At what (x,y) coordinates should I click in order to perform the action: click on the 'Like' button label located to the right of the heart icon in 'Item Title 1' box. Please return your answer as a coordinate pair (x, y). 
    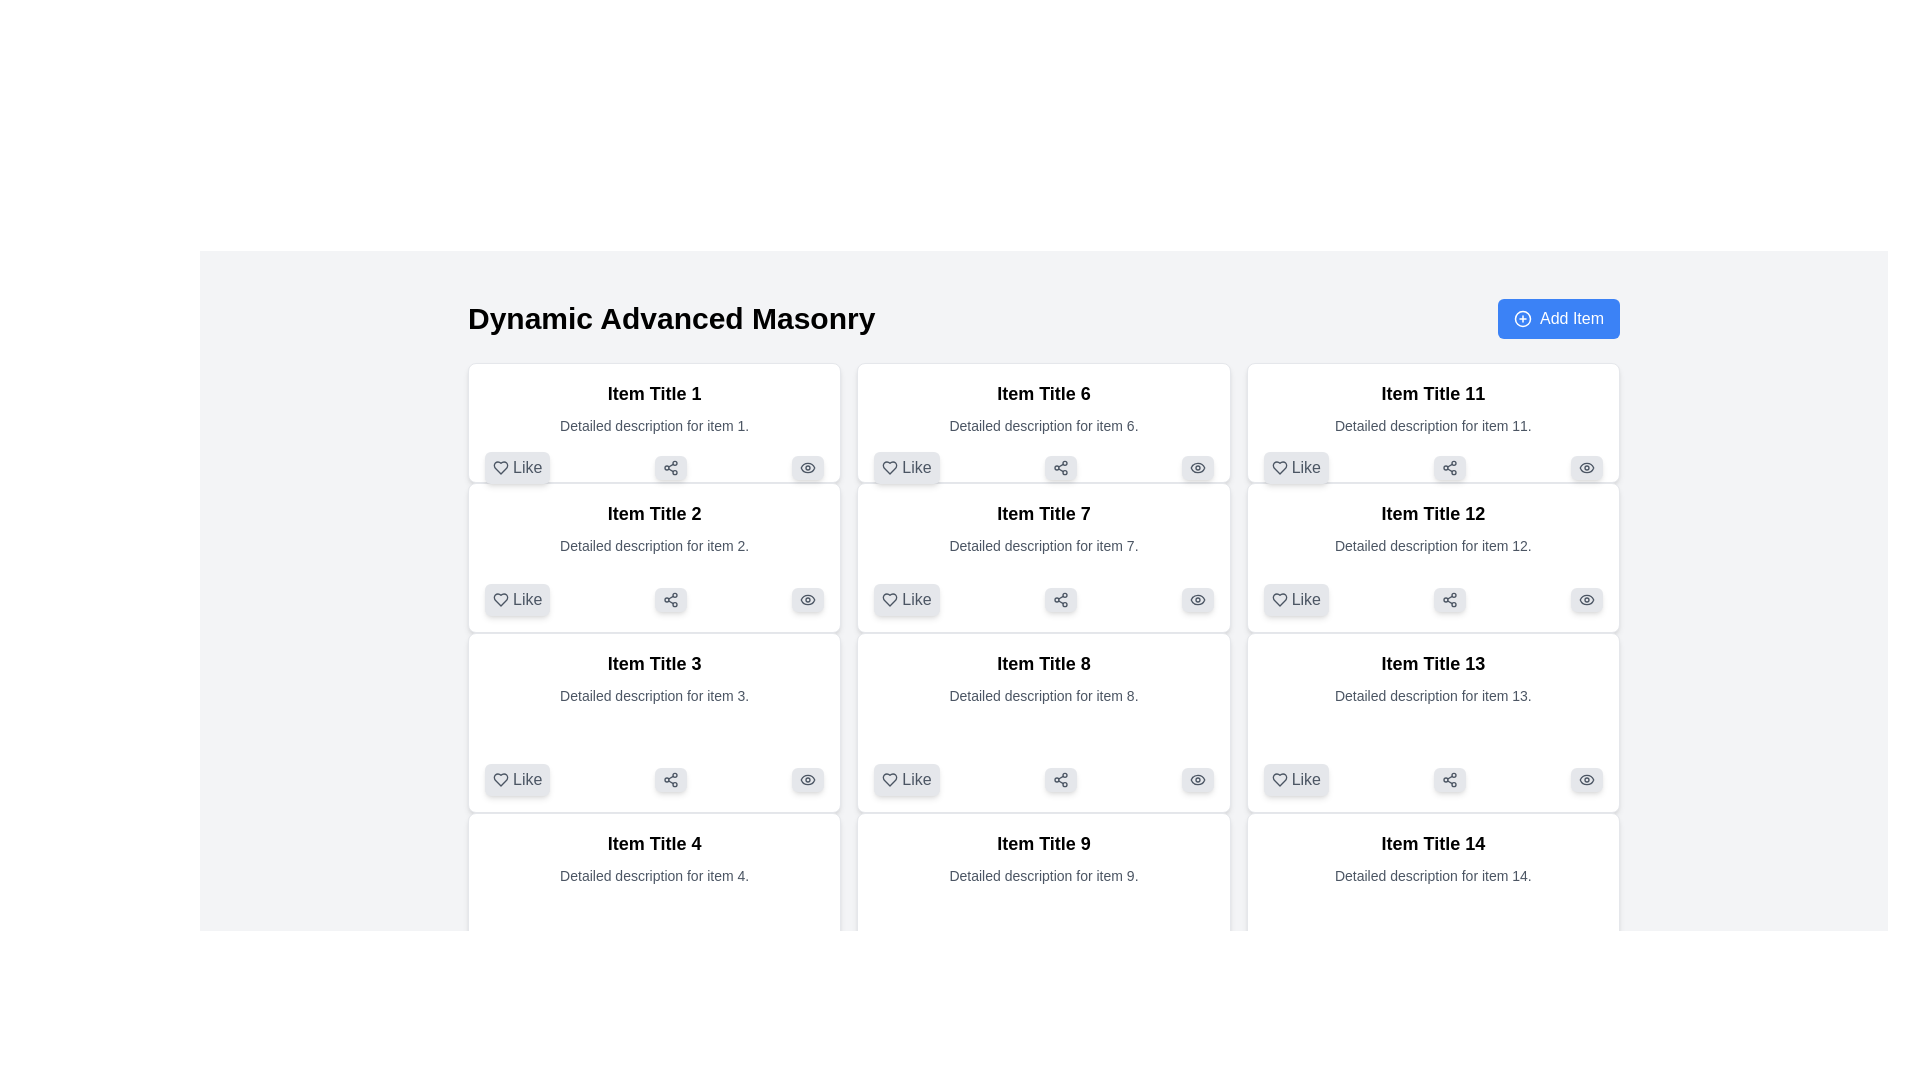
    Looking at the image, I should click on (527, 467).